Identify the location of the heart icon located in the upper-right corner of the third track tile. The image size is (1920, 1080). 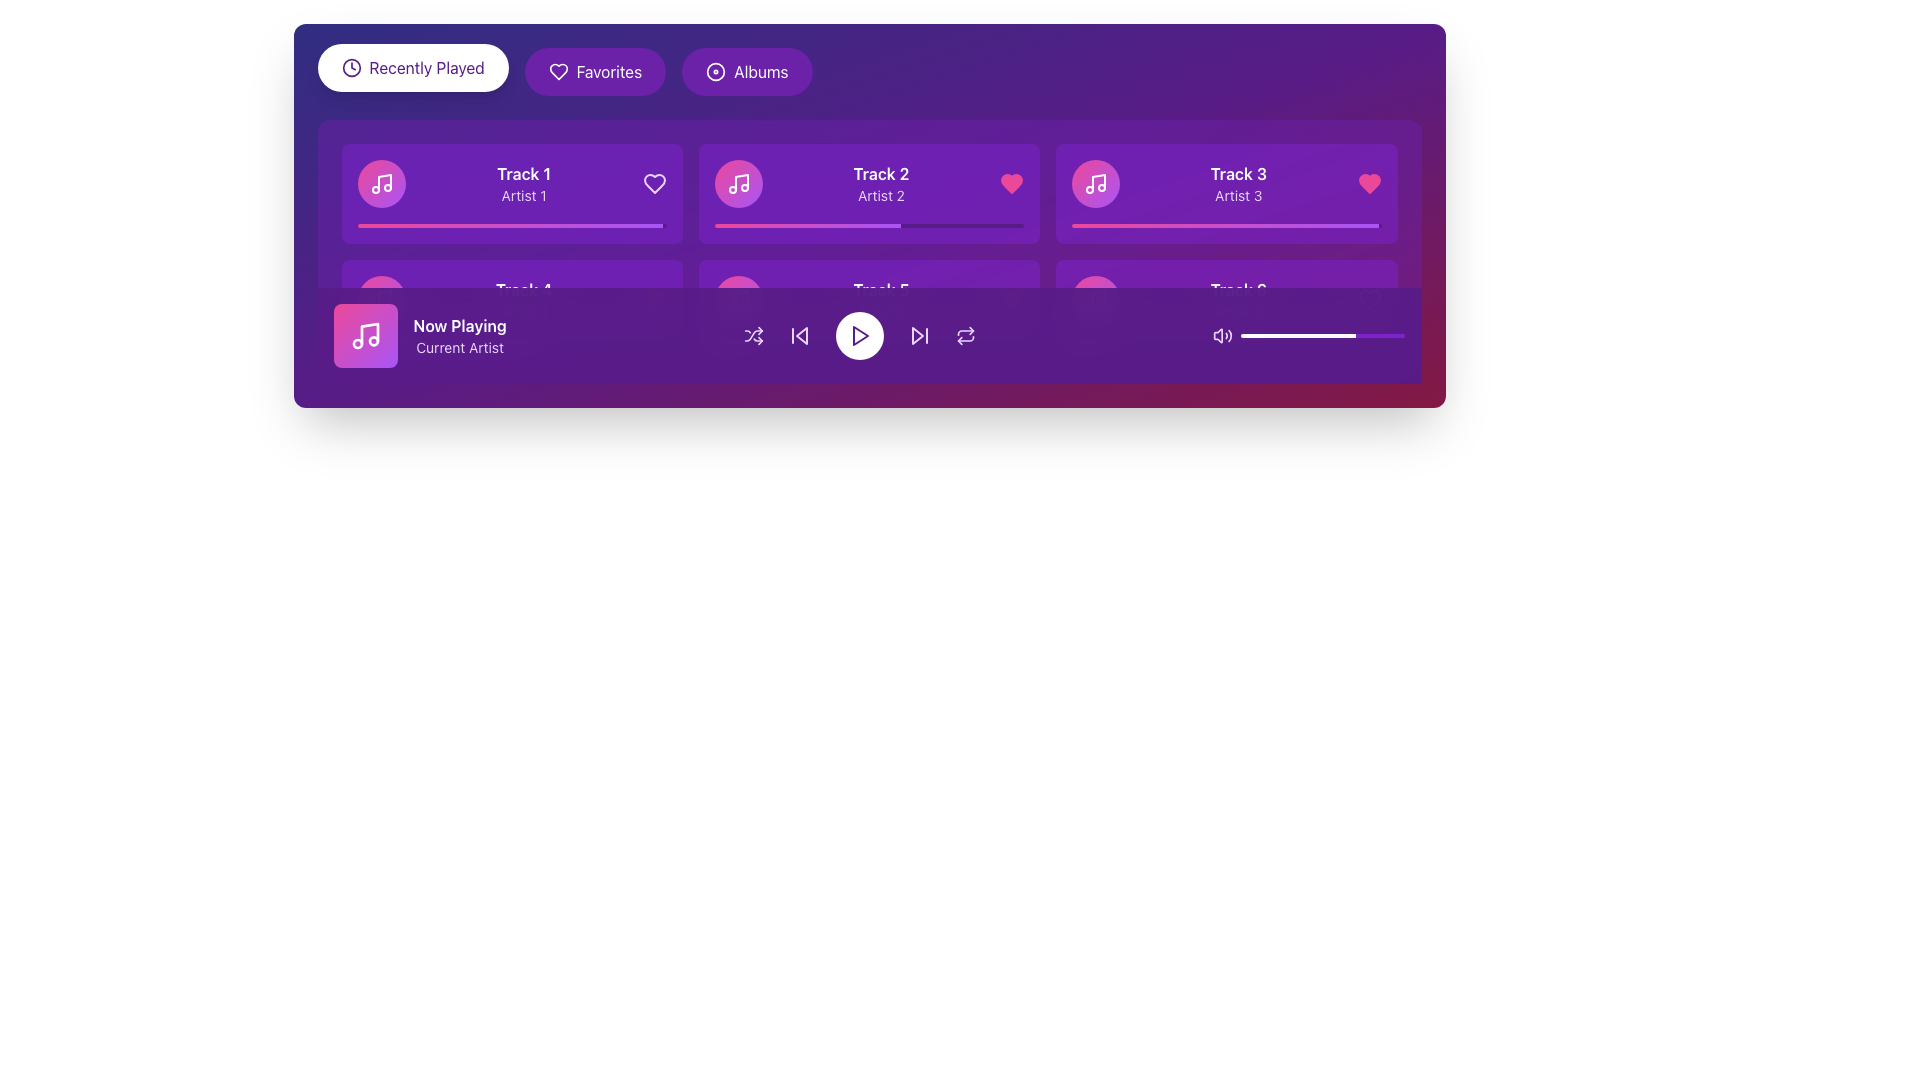
(1368, 184).